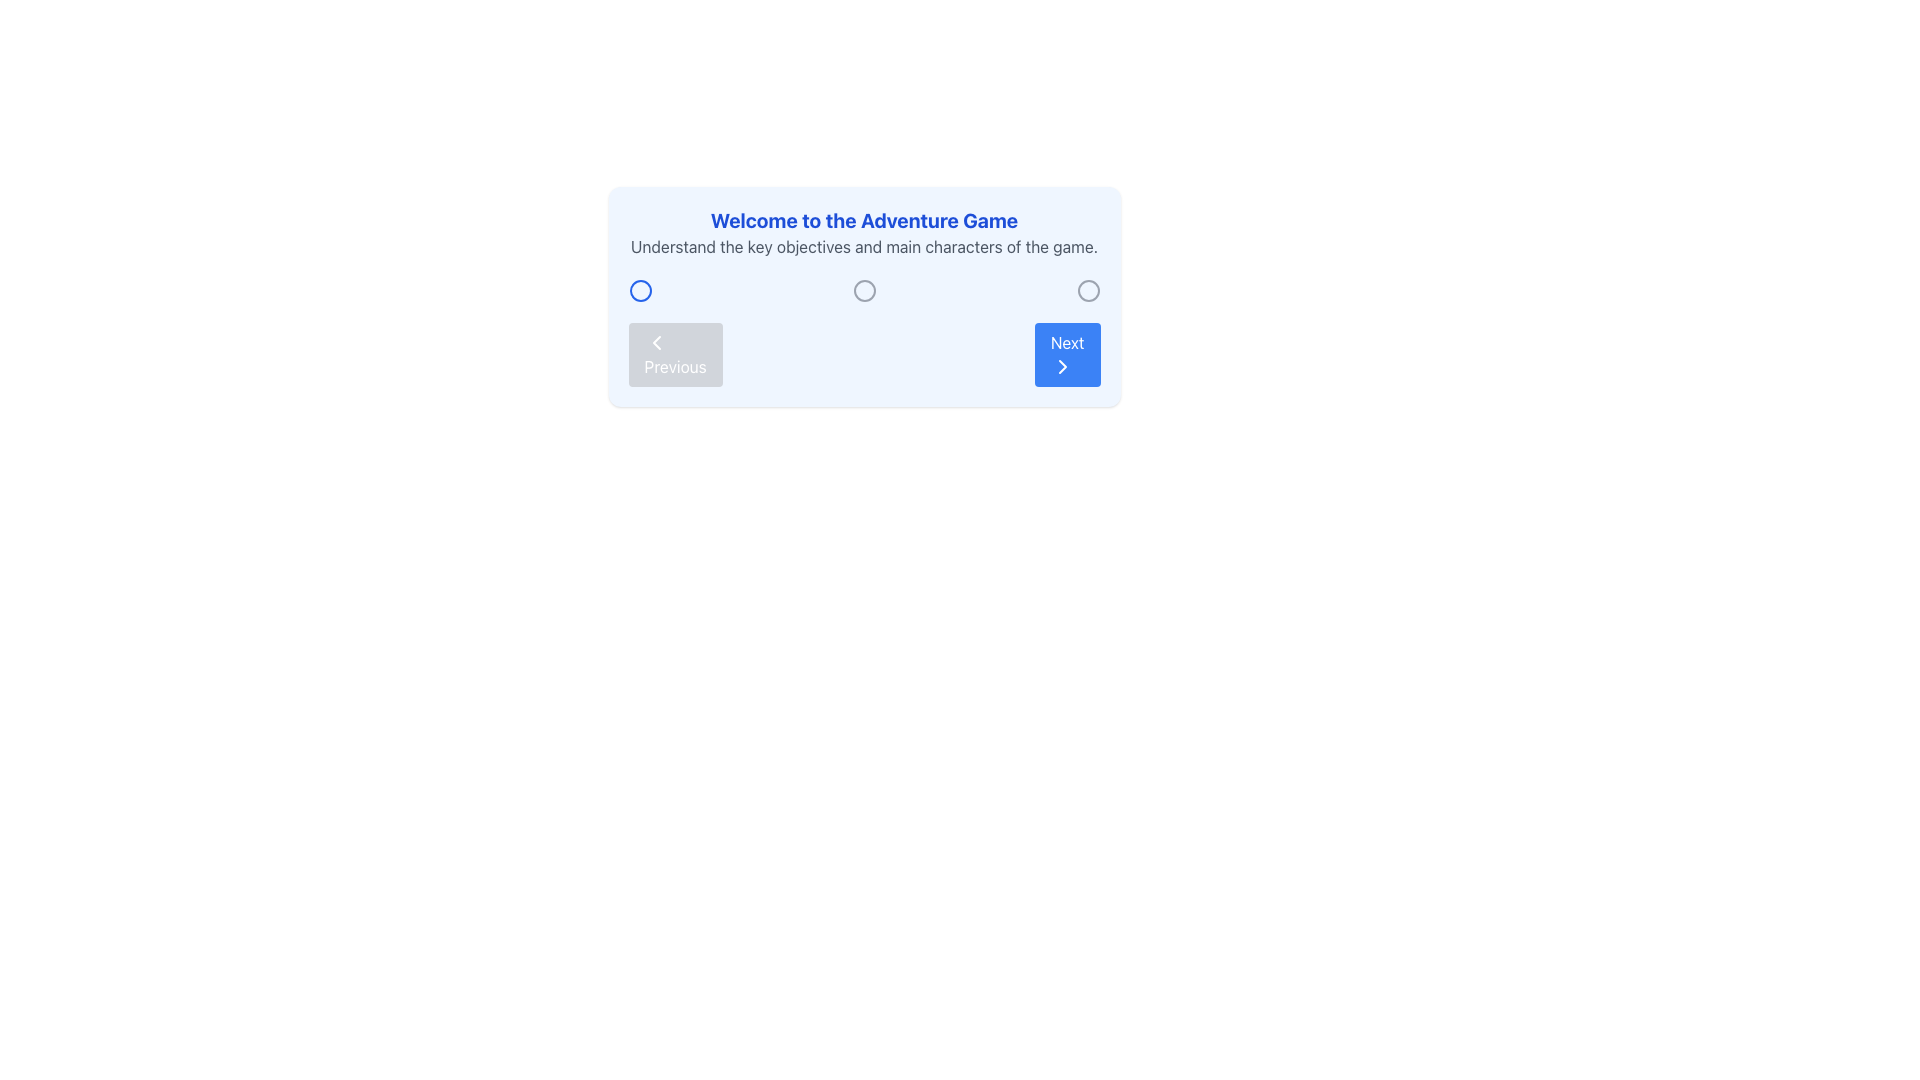  Describe the element at coordinates (1061, 366) in the screenshot. I see `the chevron-right vector icon located within the blue 'Next' button at the bottom-right corner of the UI panel` at that location.